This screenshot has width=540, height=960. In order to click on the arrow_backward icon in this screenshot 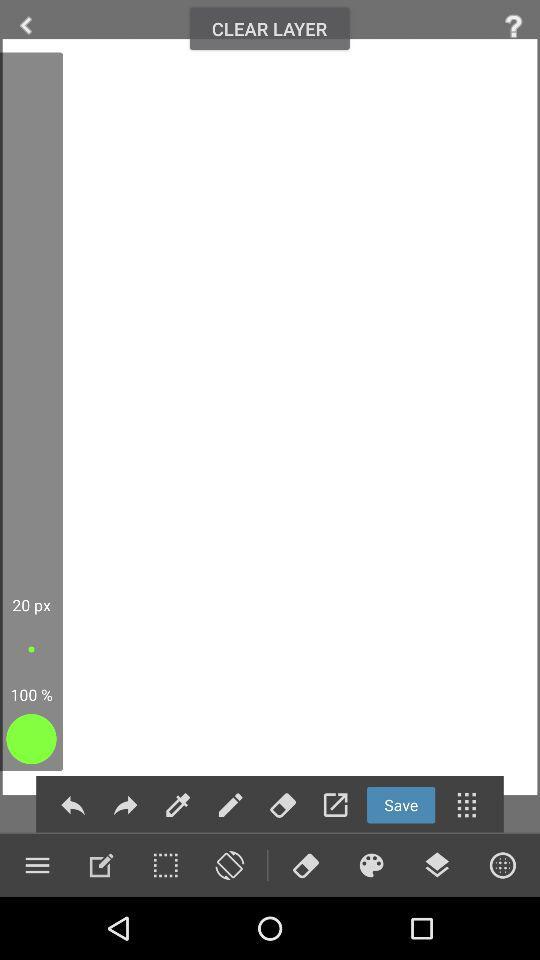, I will do `click(25, 25)`.